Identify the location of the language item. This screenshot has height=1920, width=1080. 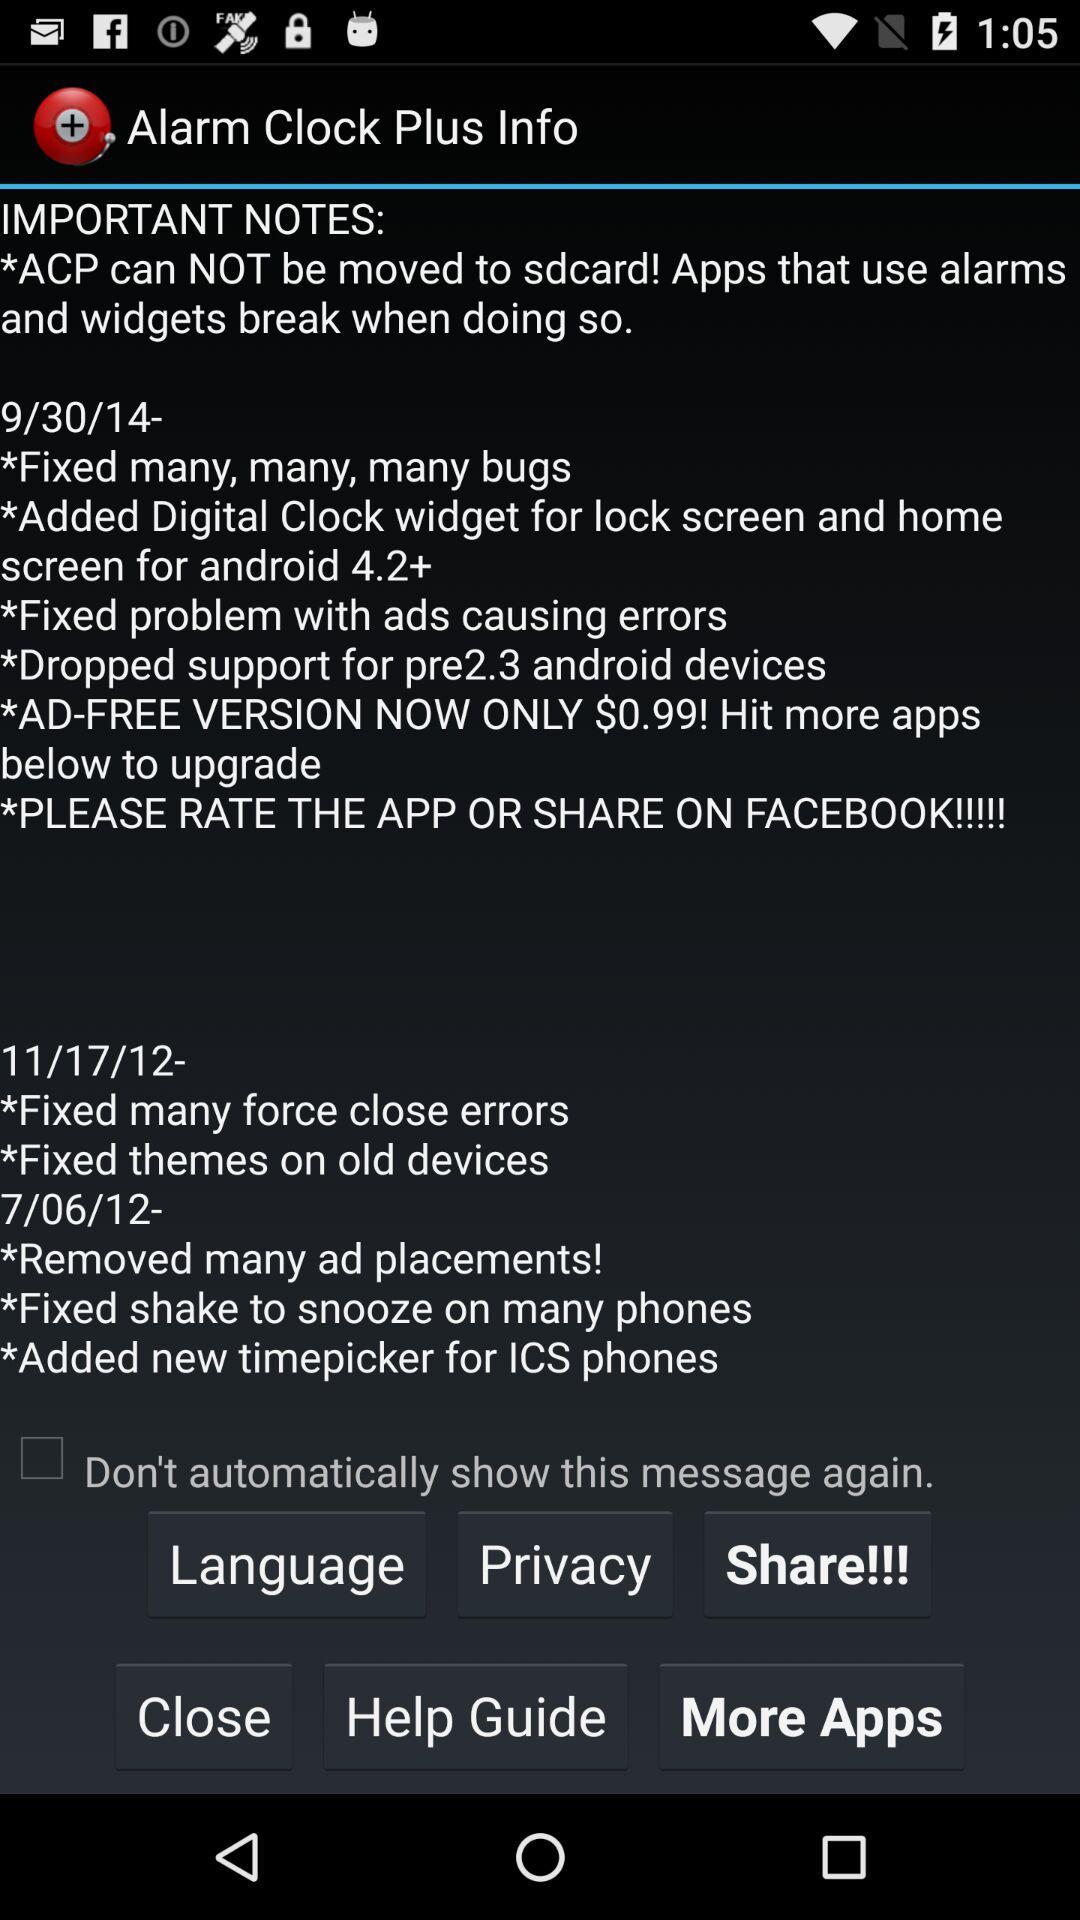
(286, 1562).